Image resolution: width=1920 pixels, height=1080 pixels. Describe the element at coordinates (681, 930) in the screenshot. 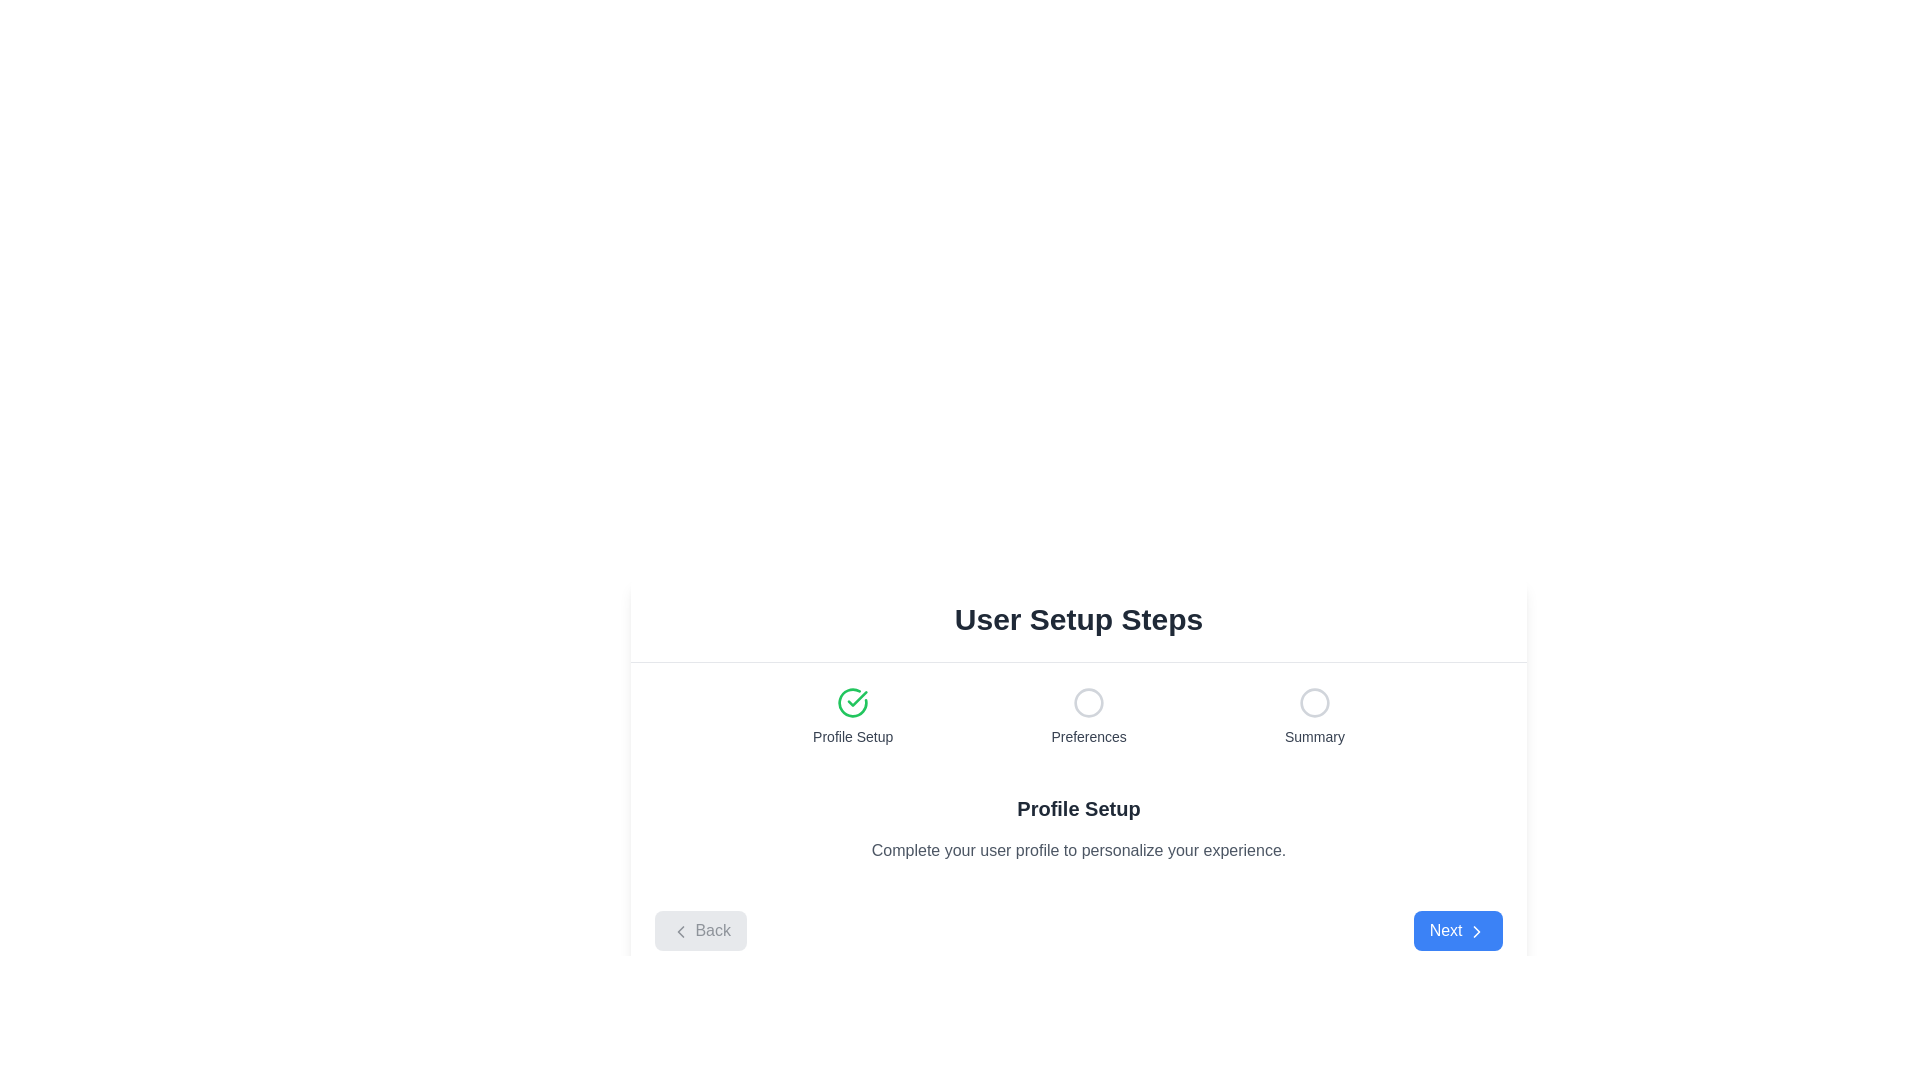

I see `the left-pointing chevron icon within the gray 'Back' button` at that location.